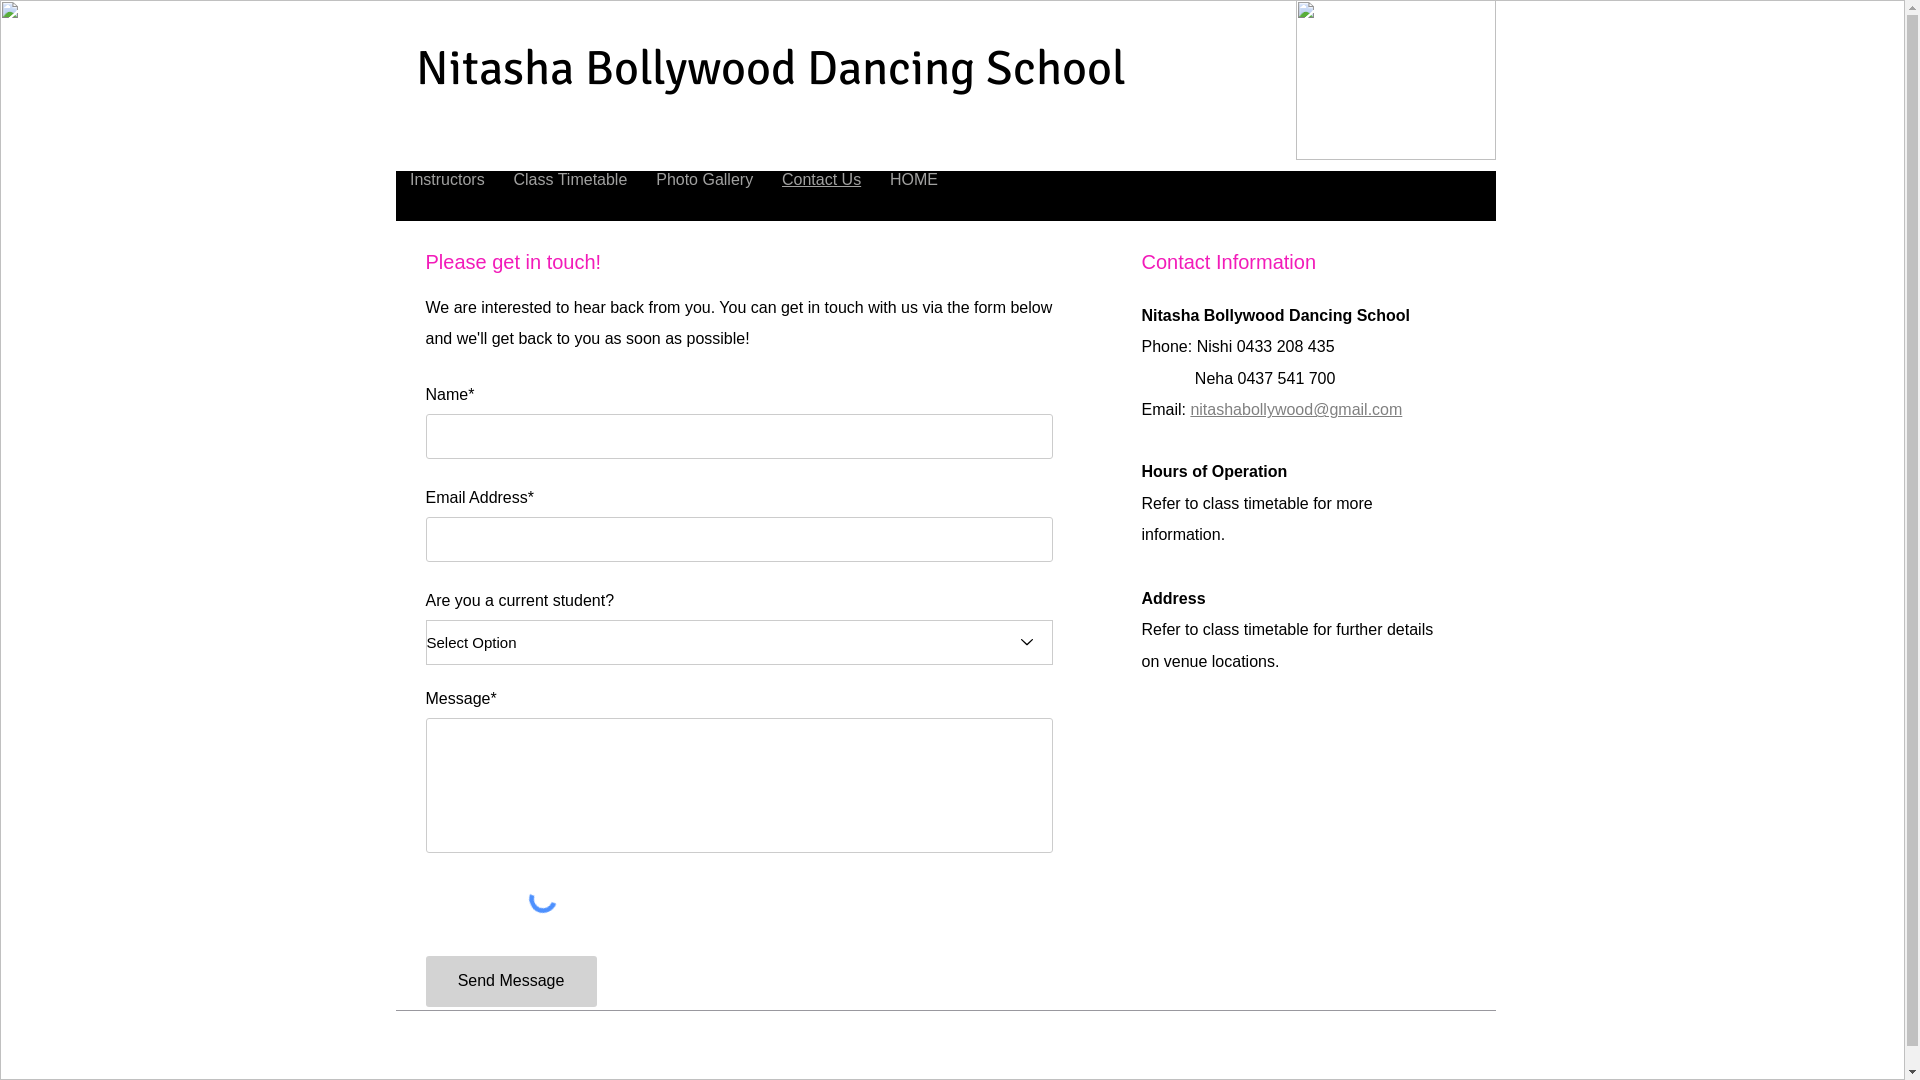 Image resolution: width=1920 pixels, height=1080 pixels. I want to click on 'Class Timetable', so click(499, 180).